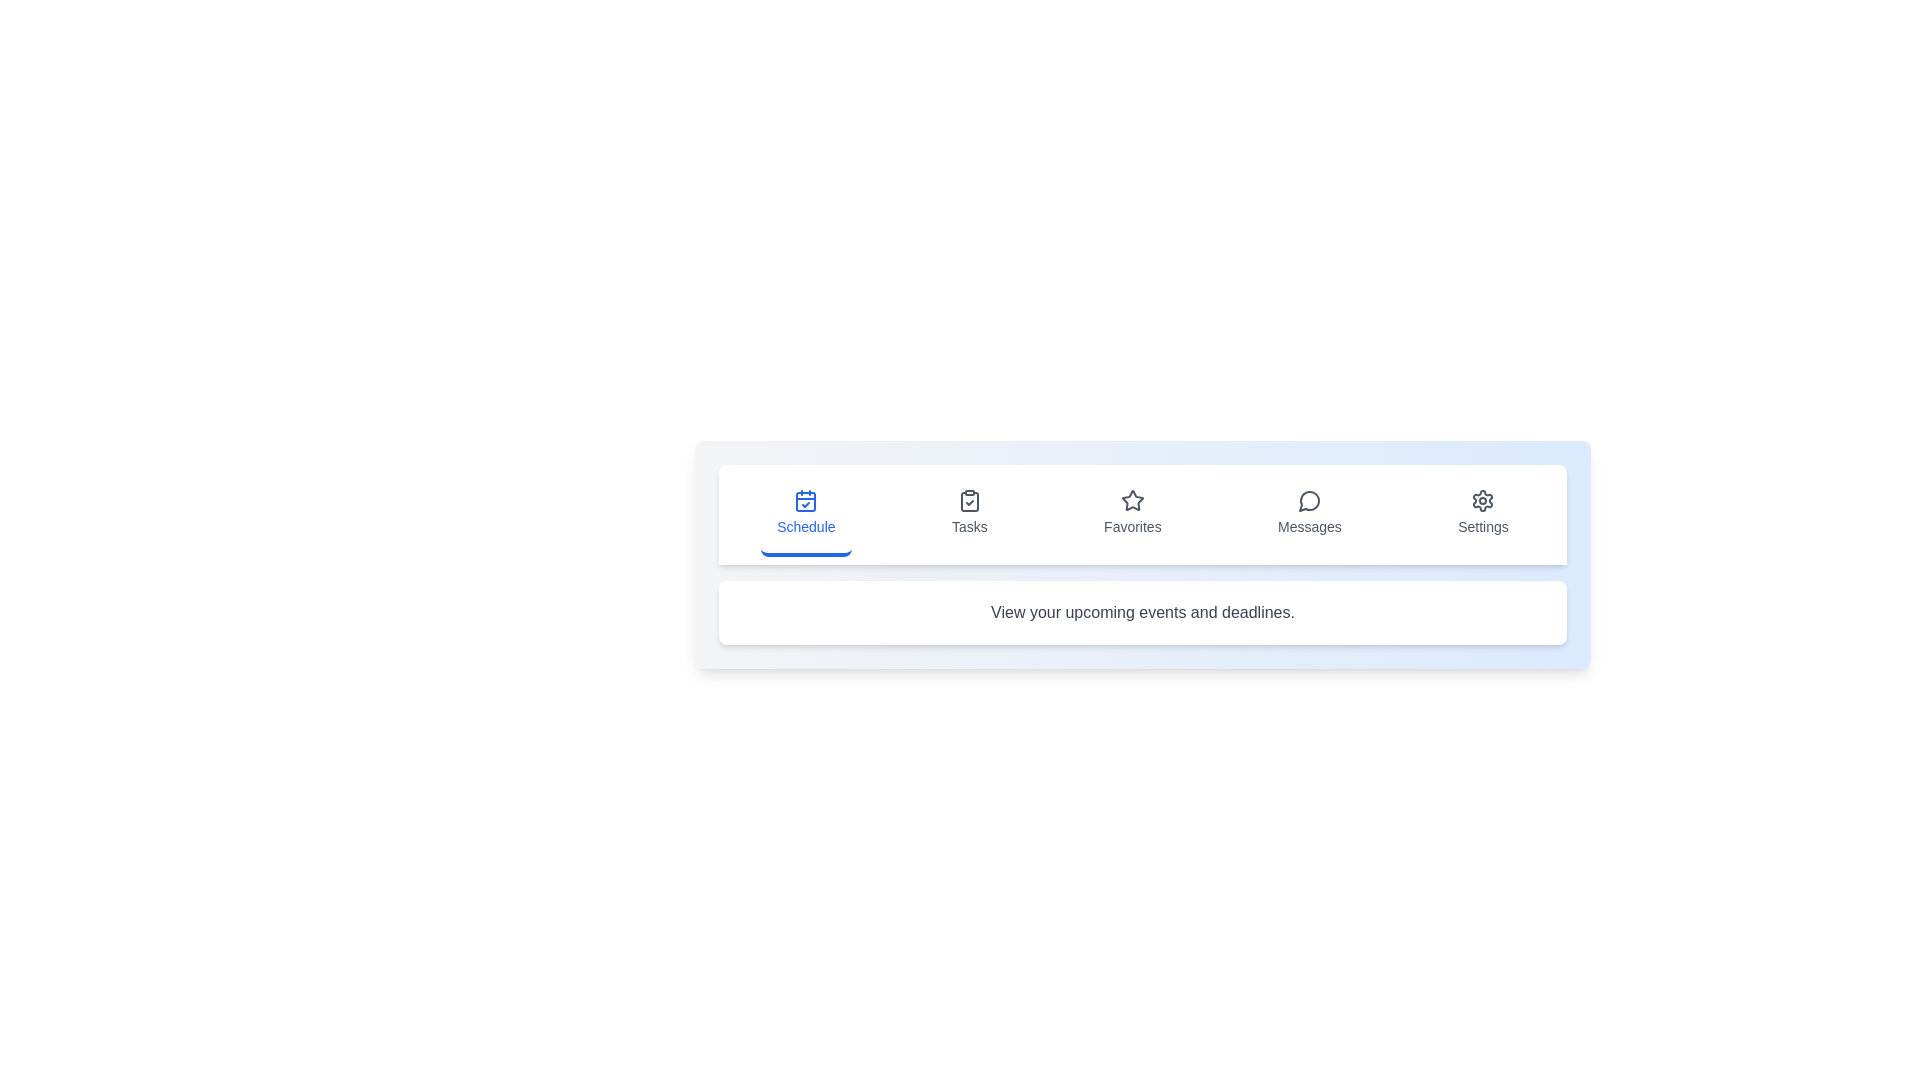 The image size is (1920, 1080). I want to click on the tab labeled Settings, so click(1483, 514).